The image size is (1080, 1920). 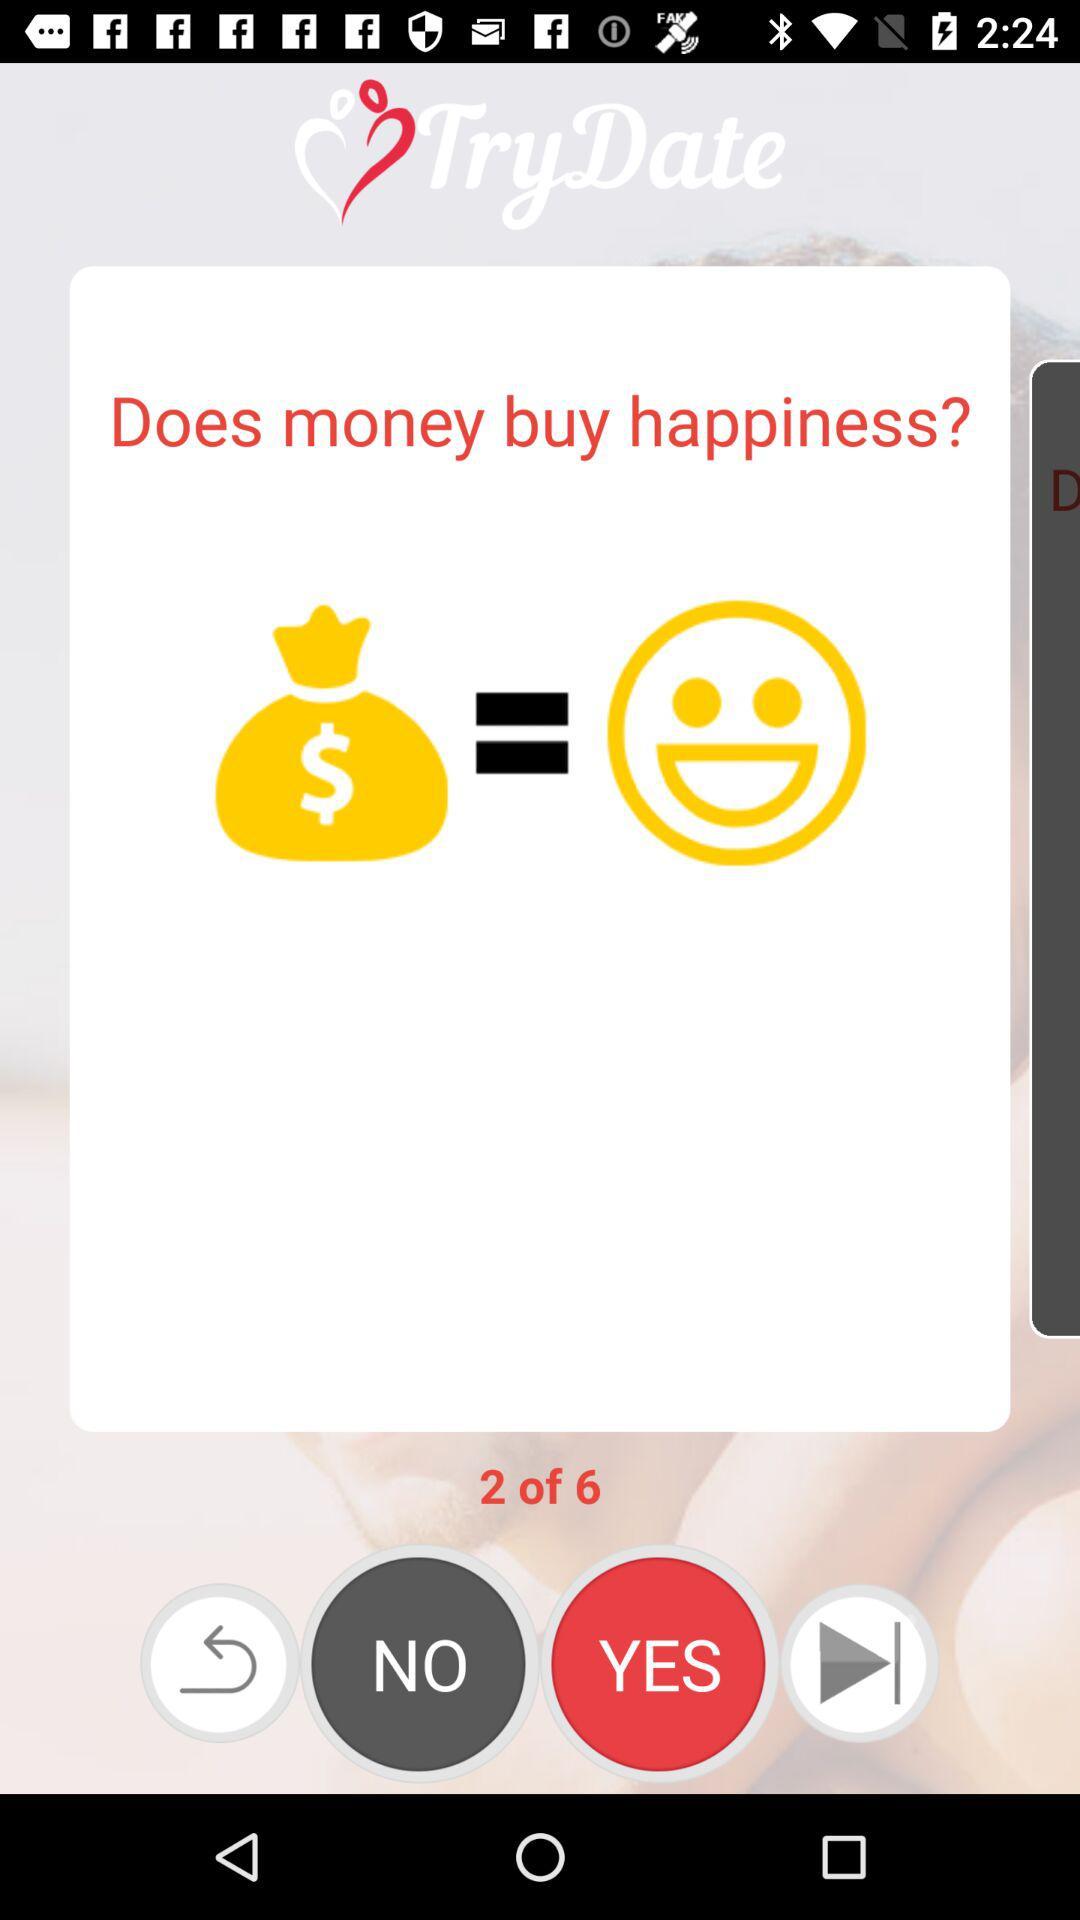 What do you see at coordinates (220, 1663) in the screenshot?
I see `icon at the bottom left corner` at bounding box center [220, 1663].